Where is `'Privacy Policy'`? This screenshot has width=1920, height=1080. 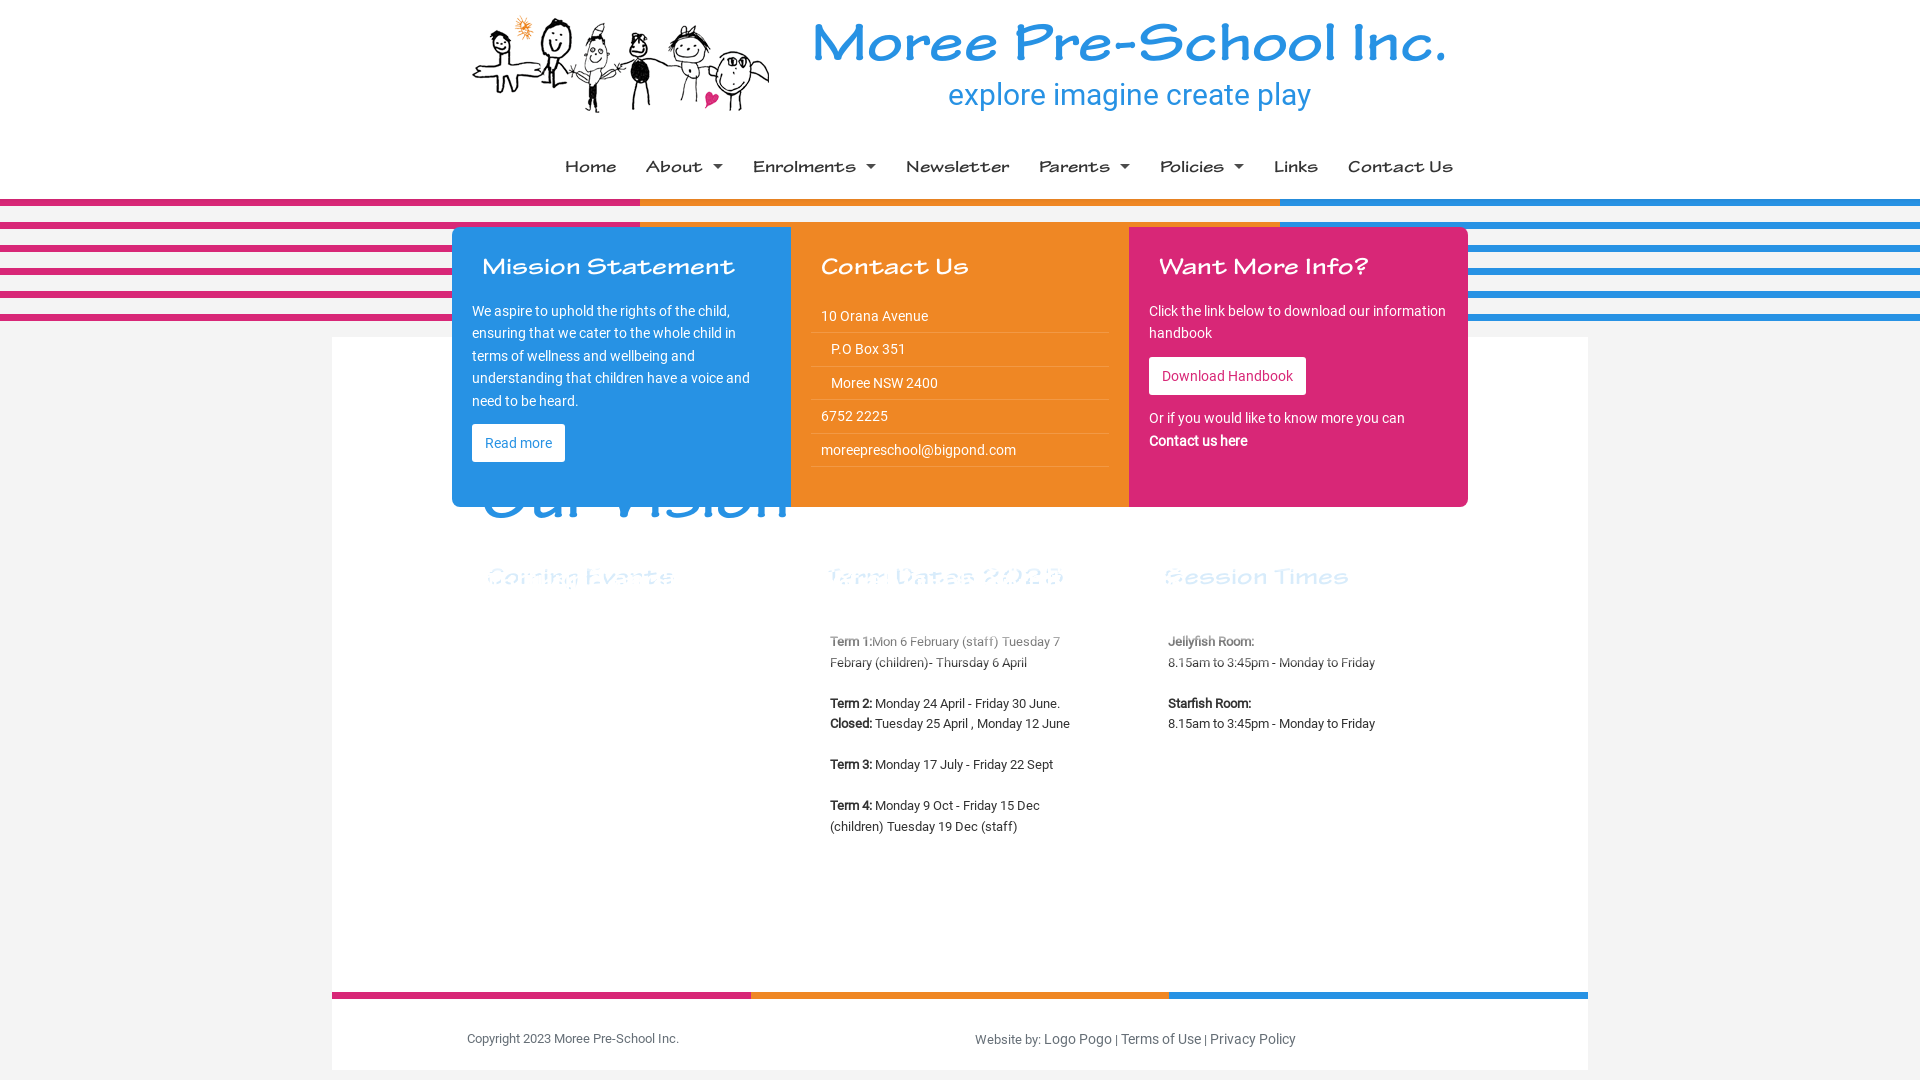
'Privacy Policy' is located at coordinates (1251, 1037).